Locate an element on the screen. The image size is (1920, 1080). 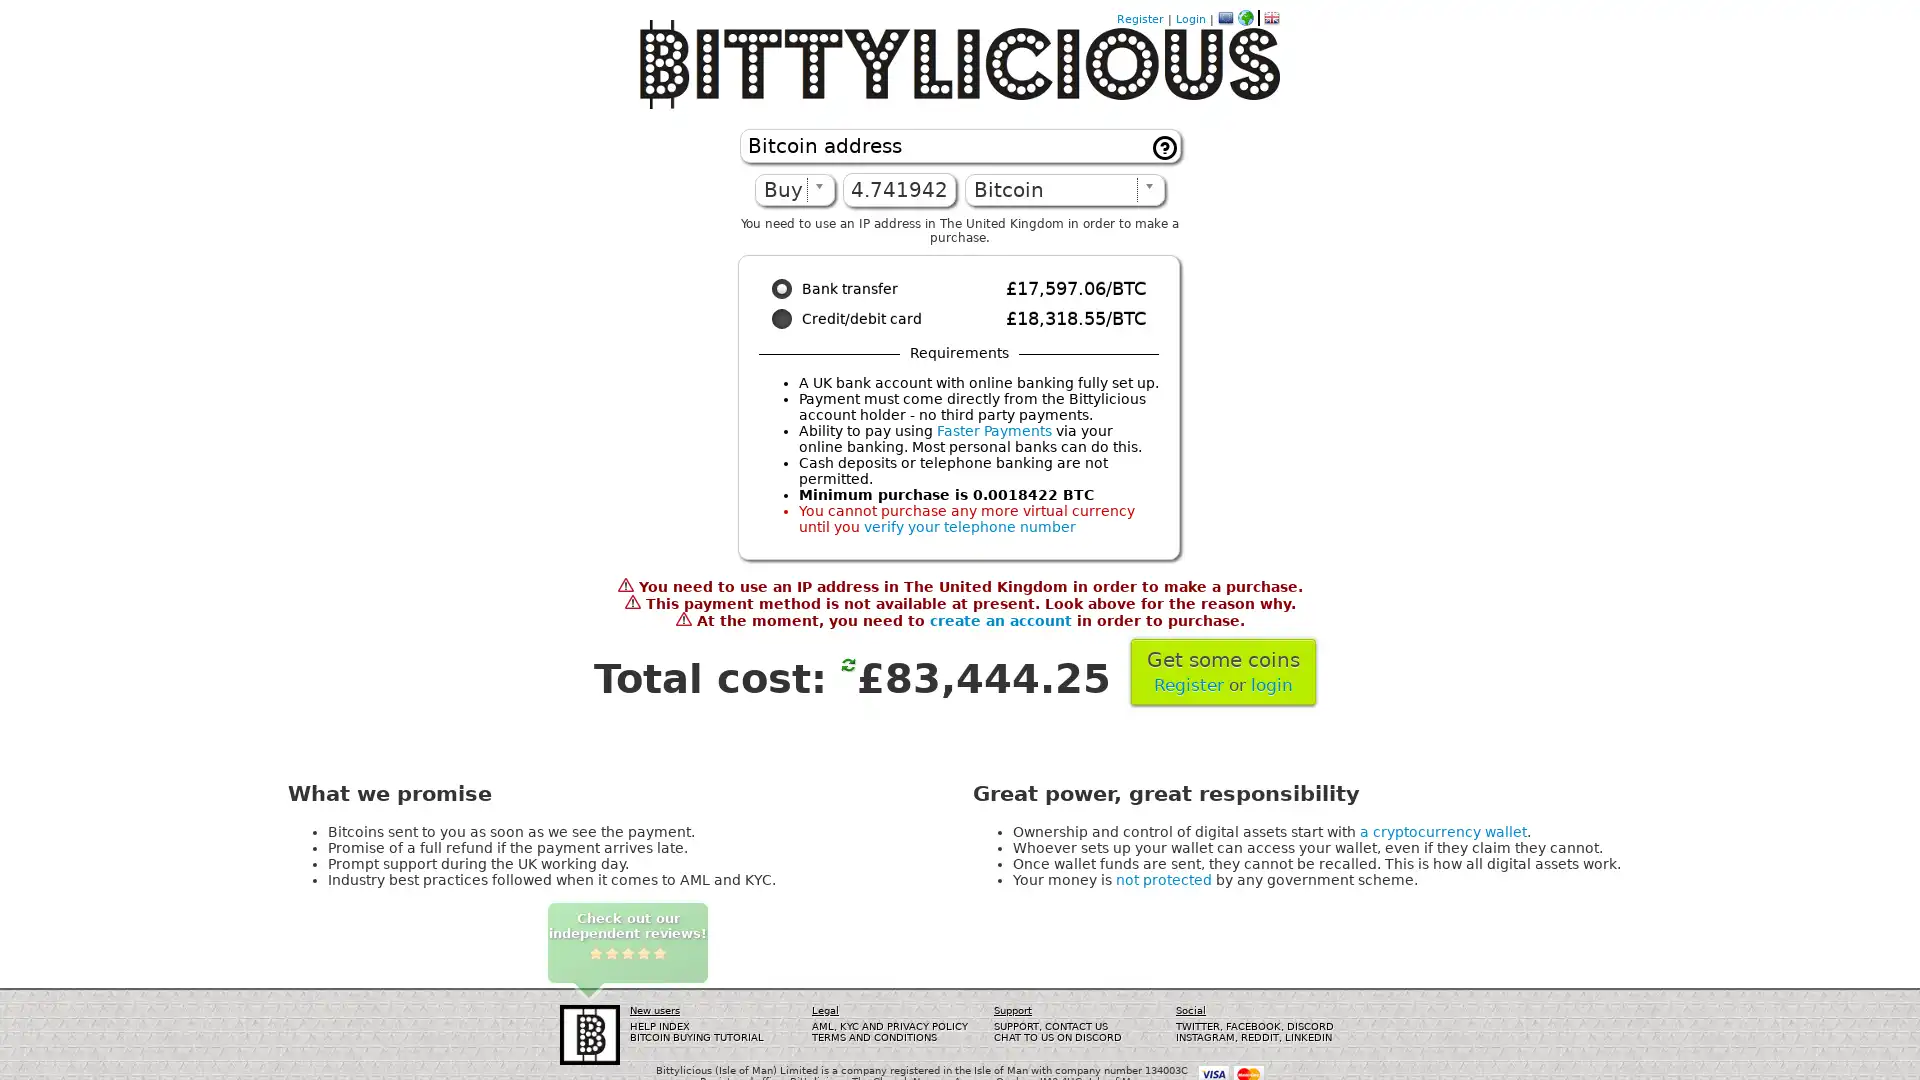
Get some coins Register or login is located at coordinates (1222, 671).